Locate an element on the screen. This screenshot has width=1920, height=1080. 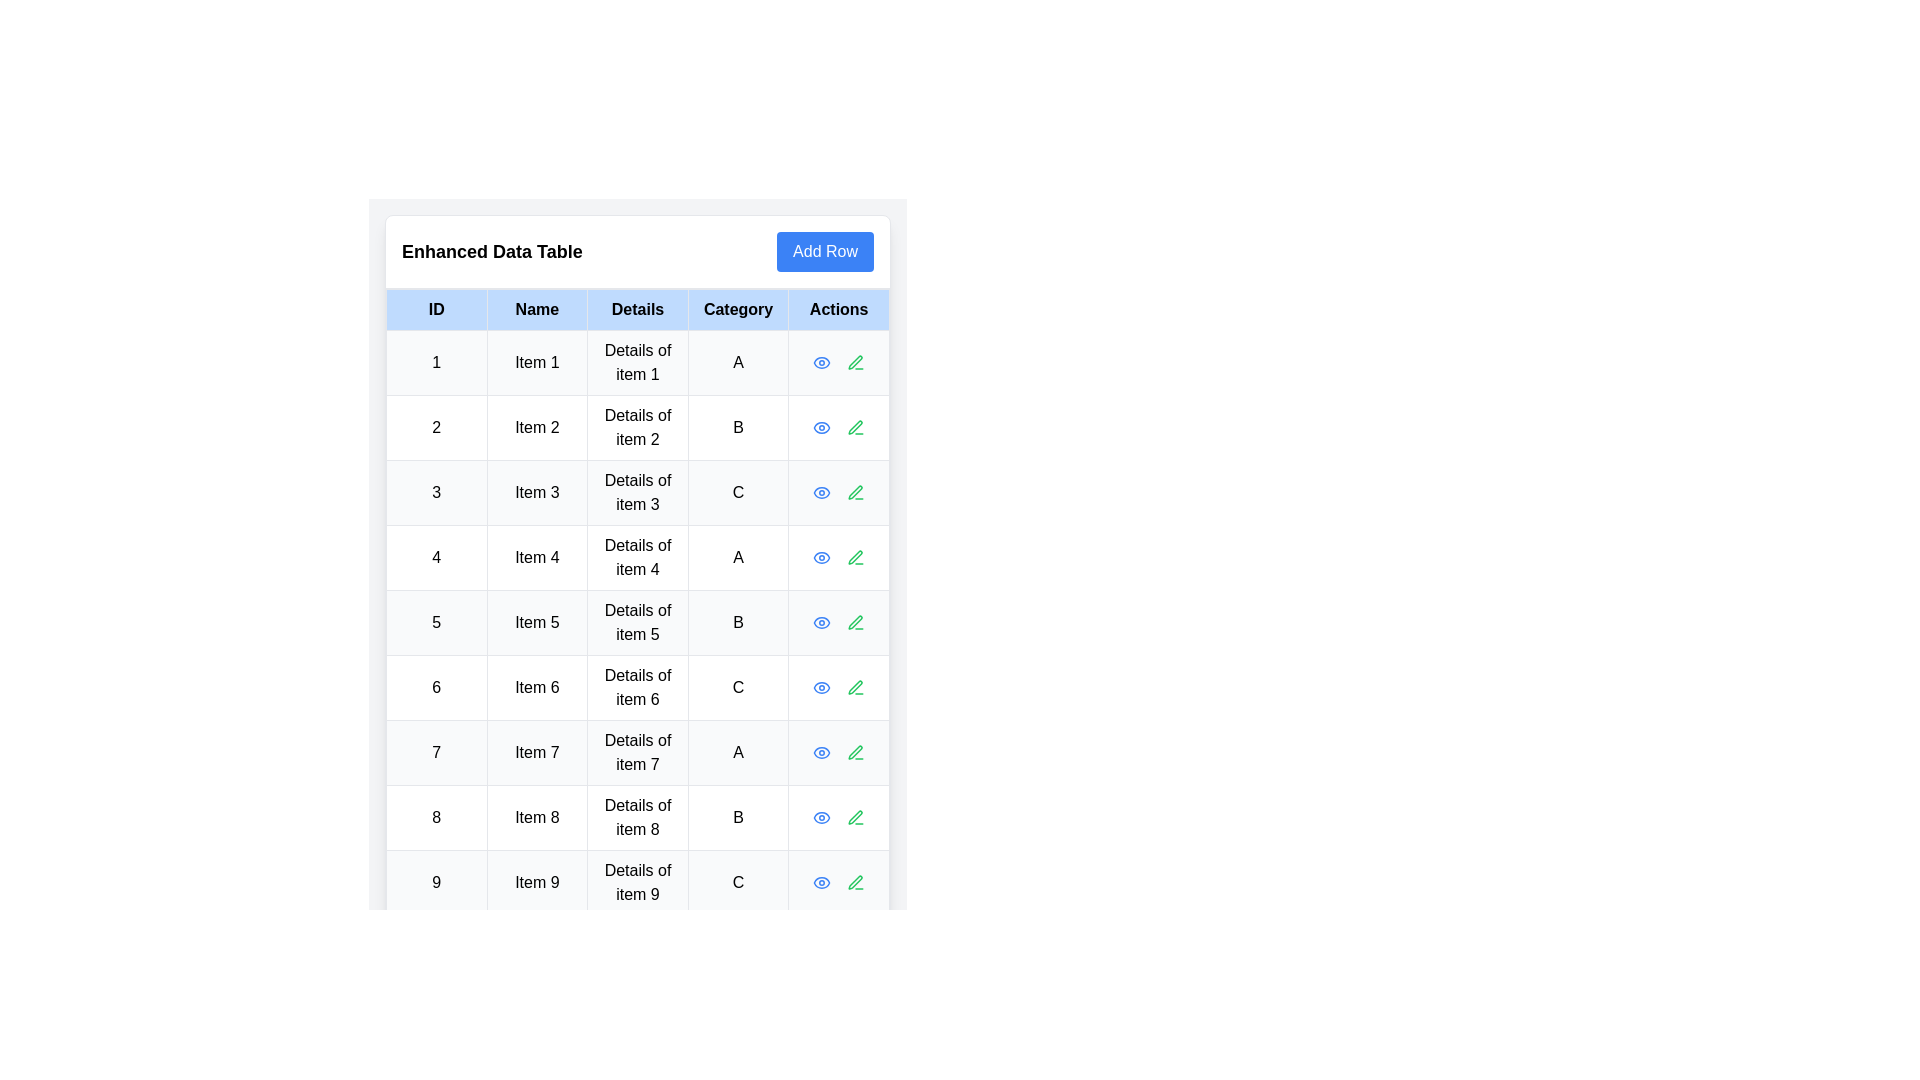
the text label displaying 'Item 7' located in the 'Name' column of the seventh row in the tabular layout is located at coordinates (537, 752).